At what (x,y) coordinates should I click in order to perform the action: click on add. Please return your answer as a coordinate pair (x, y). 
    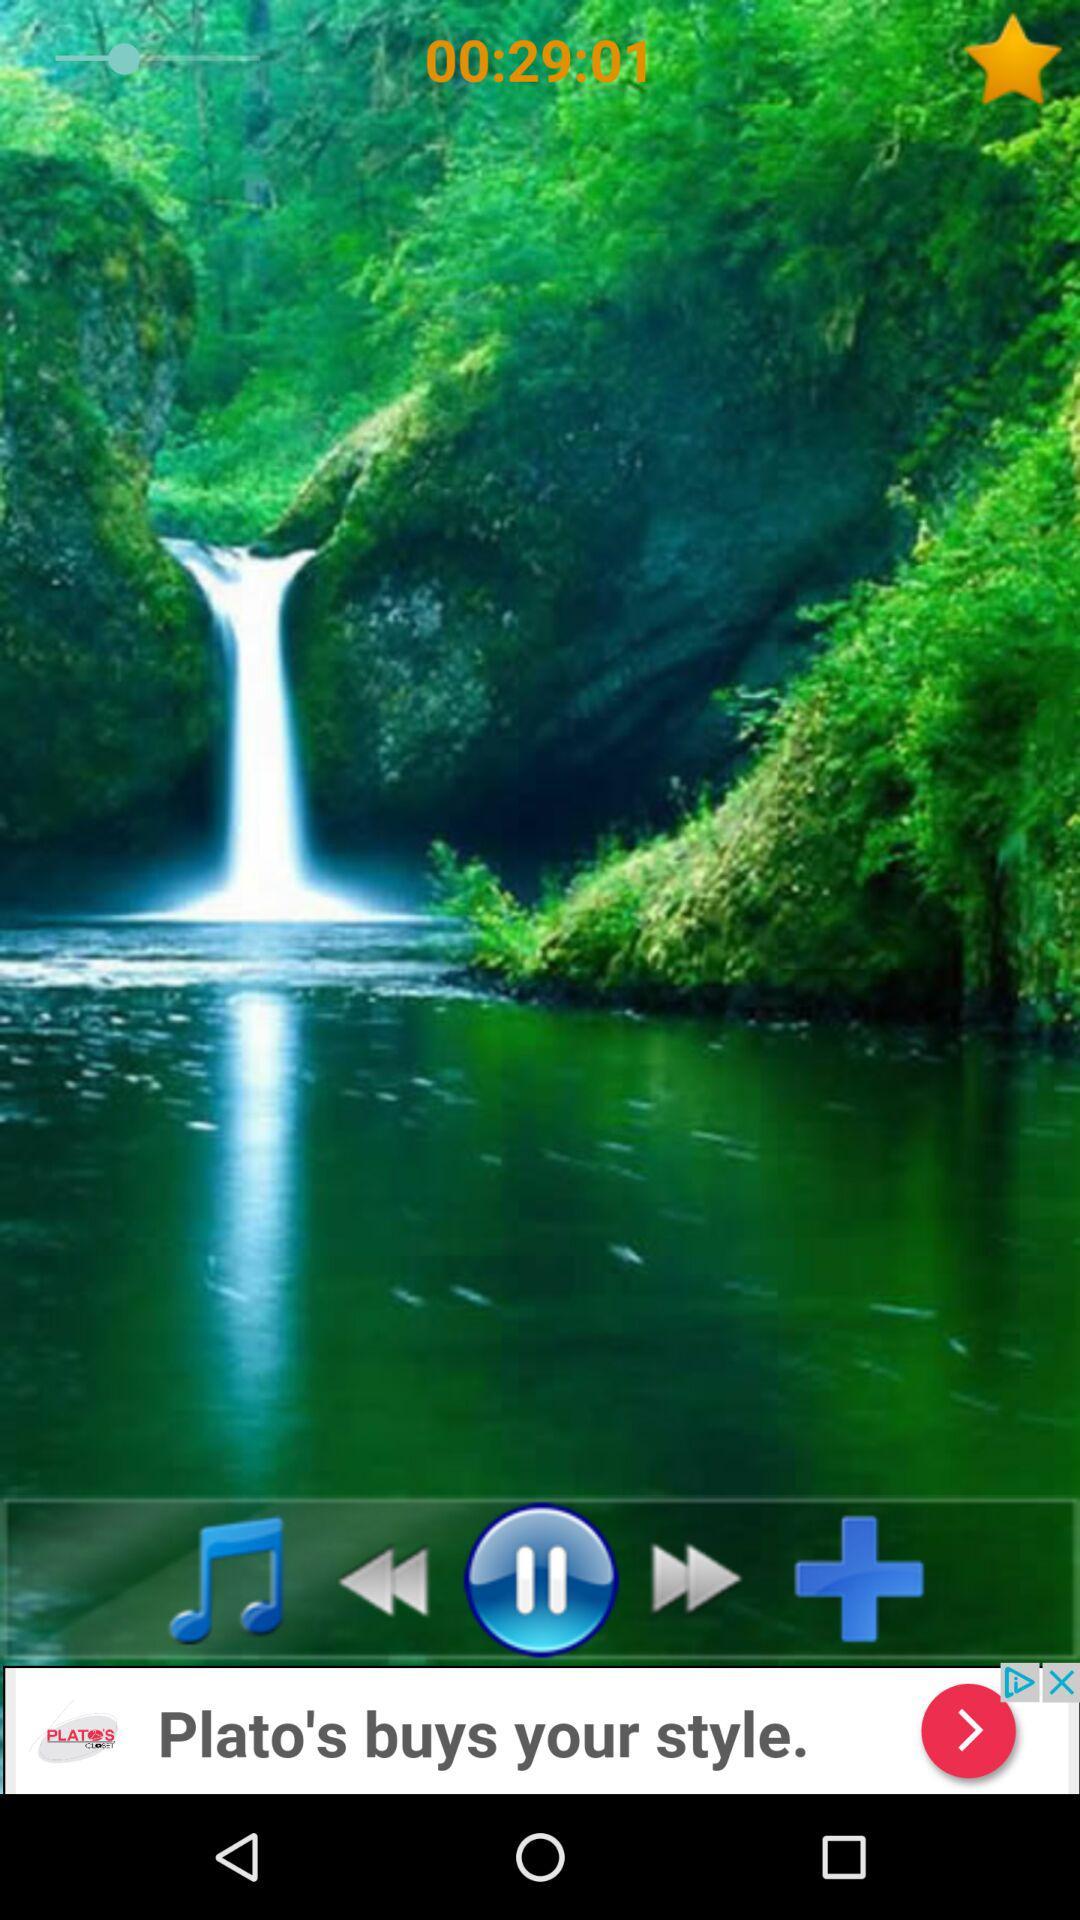
    Looking at the image, I should click on (540, 1727).